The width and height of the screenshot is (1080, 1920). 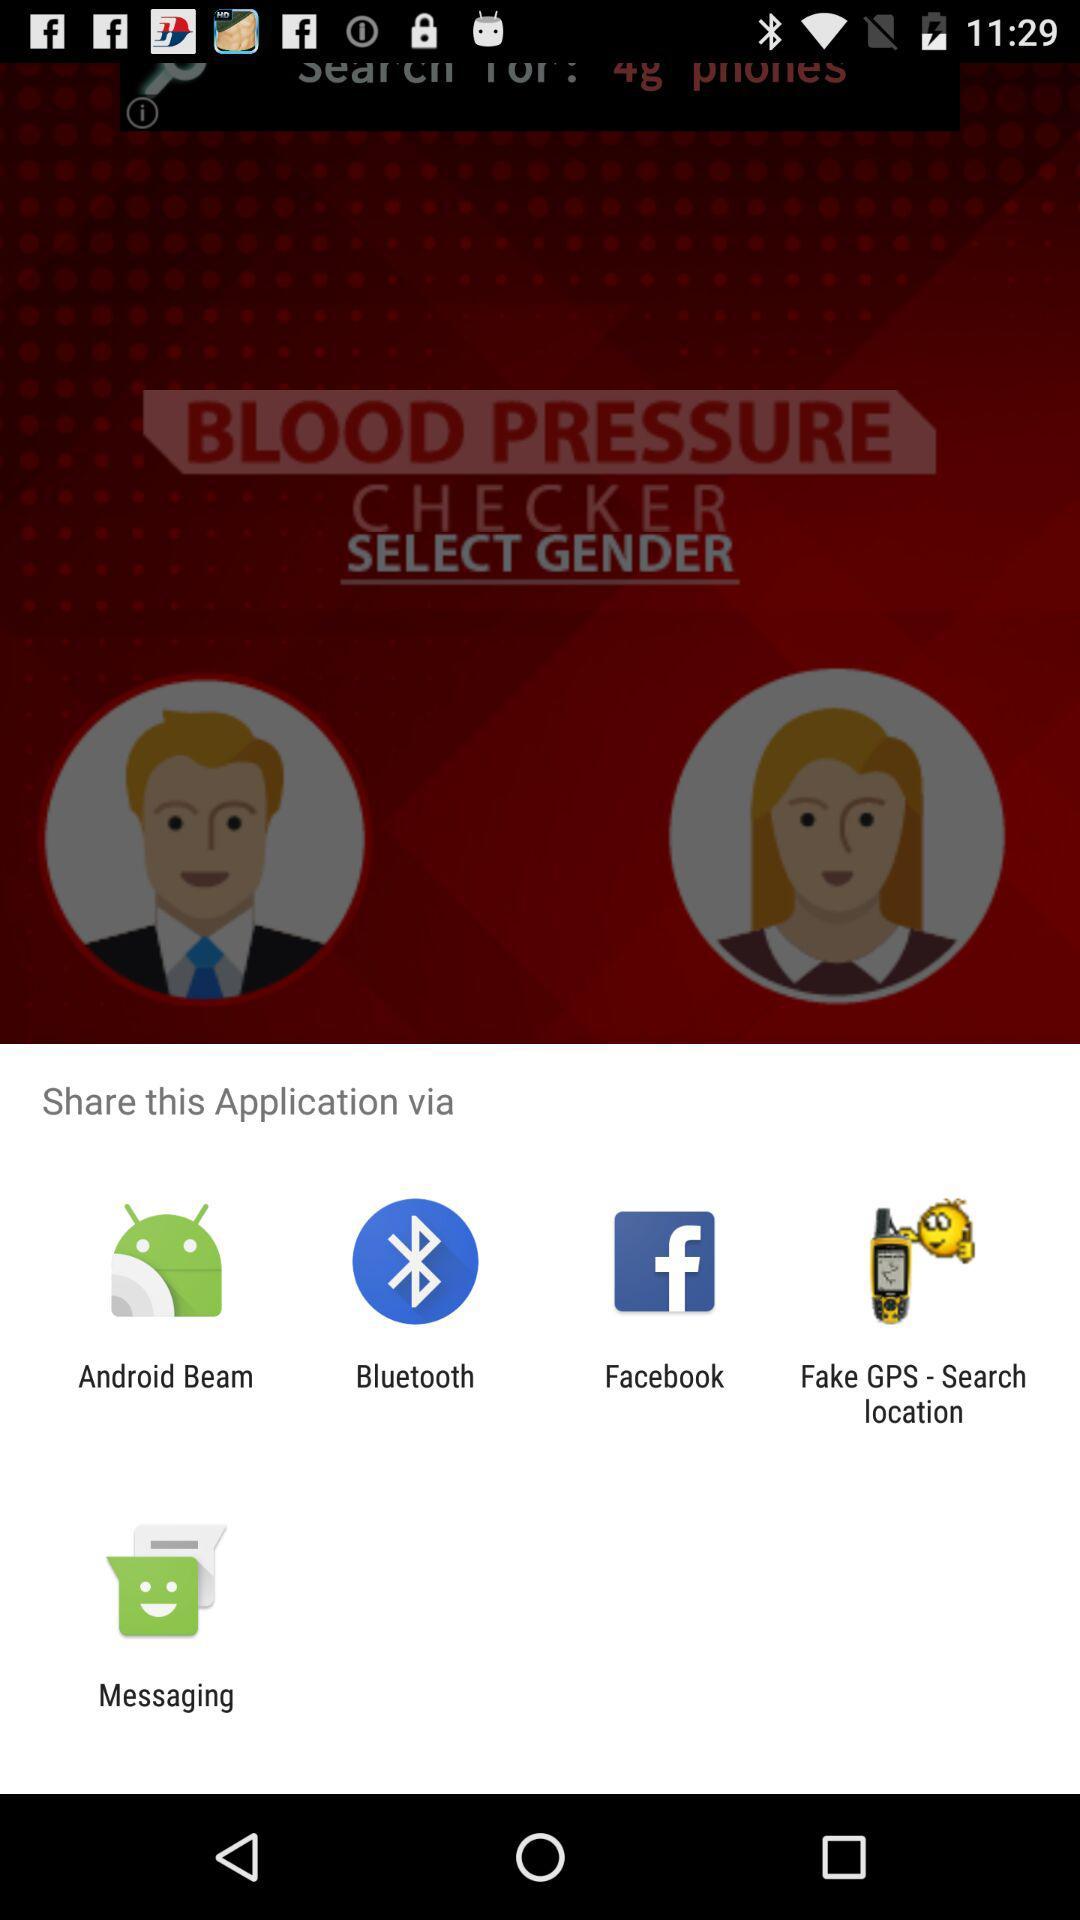 What do you see at coordinates (913, 1392) in the screenshot?
I see `icon to the right of the facebook app` at bounding box center [913, 1392].